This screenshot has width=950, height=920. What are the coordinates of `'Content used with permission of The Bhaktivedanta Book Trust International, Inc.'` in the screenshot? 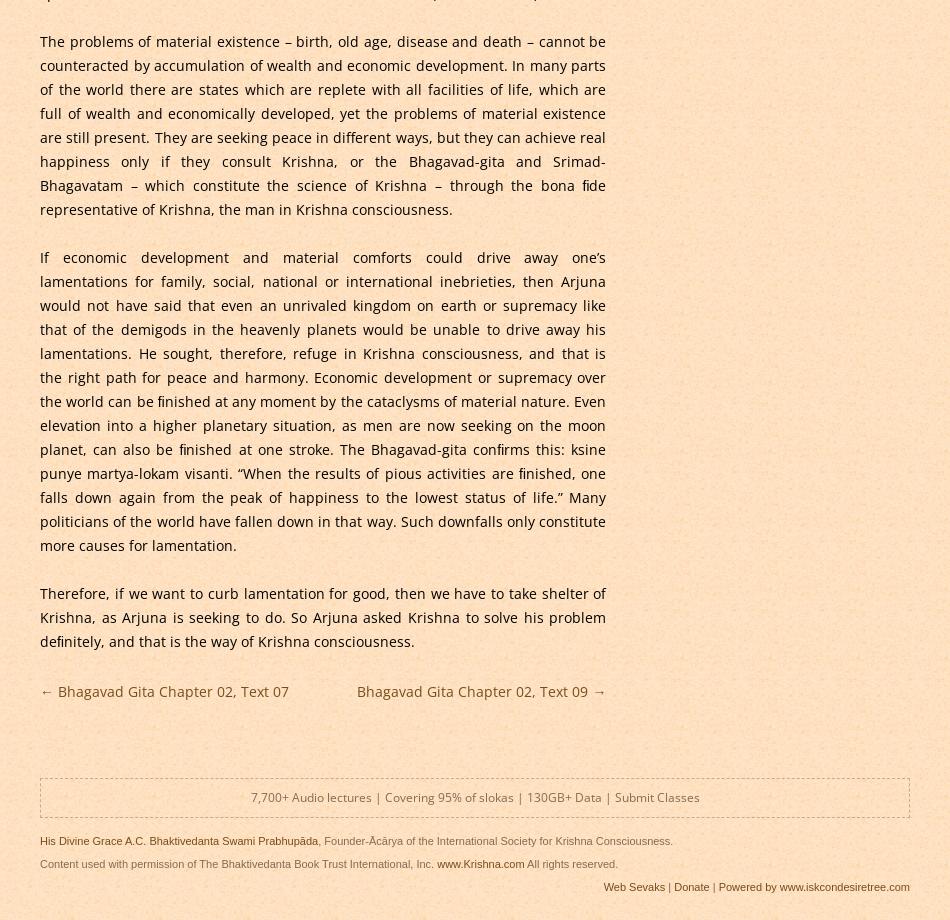 It's located at (237, 861).